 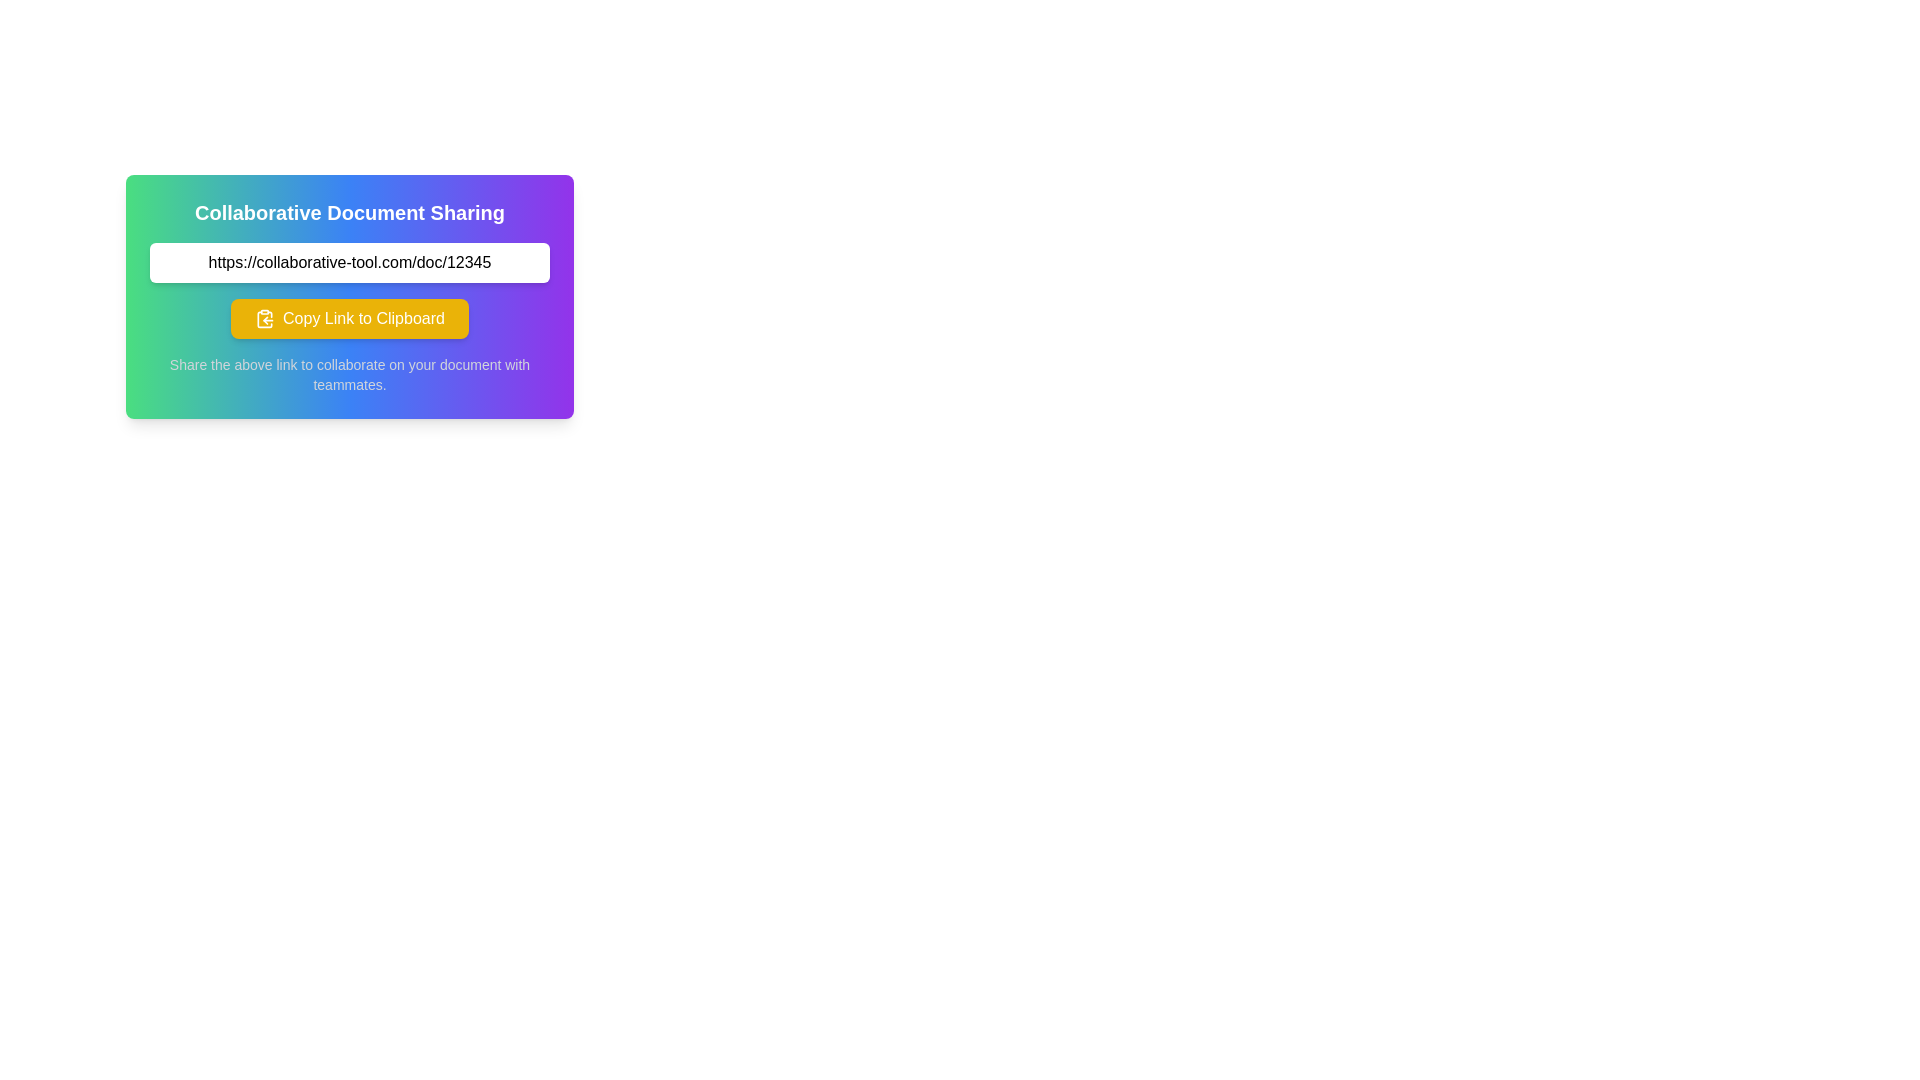 I want to click on the button with yellow background and text 'Copy Link to Clipboard', so click(x=350, y=318).